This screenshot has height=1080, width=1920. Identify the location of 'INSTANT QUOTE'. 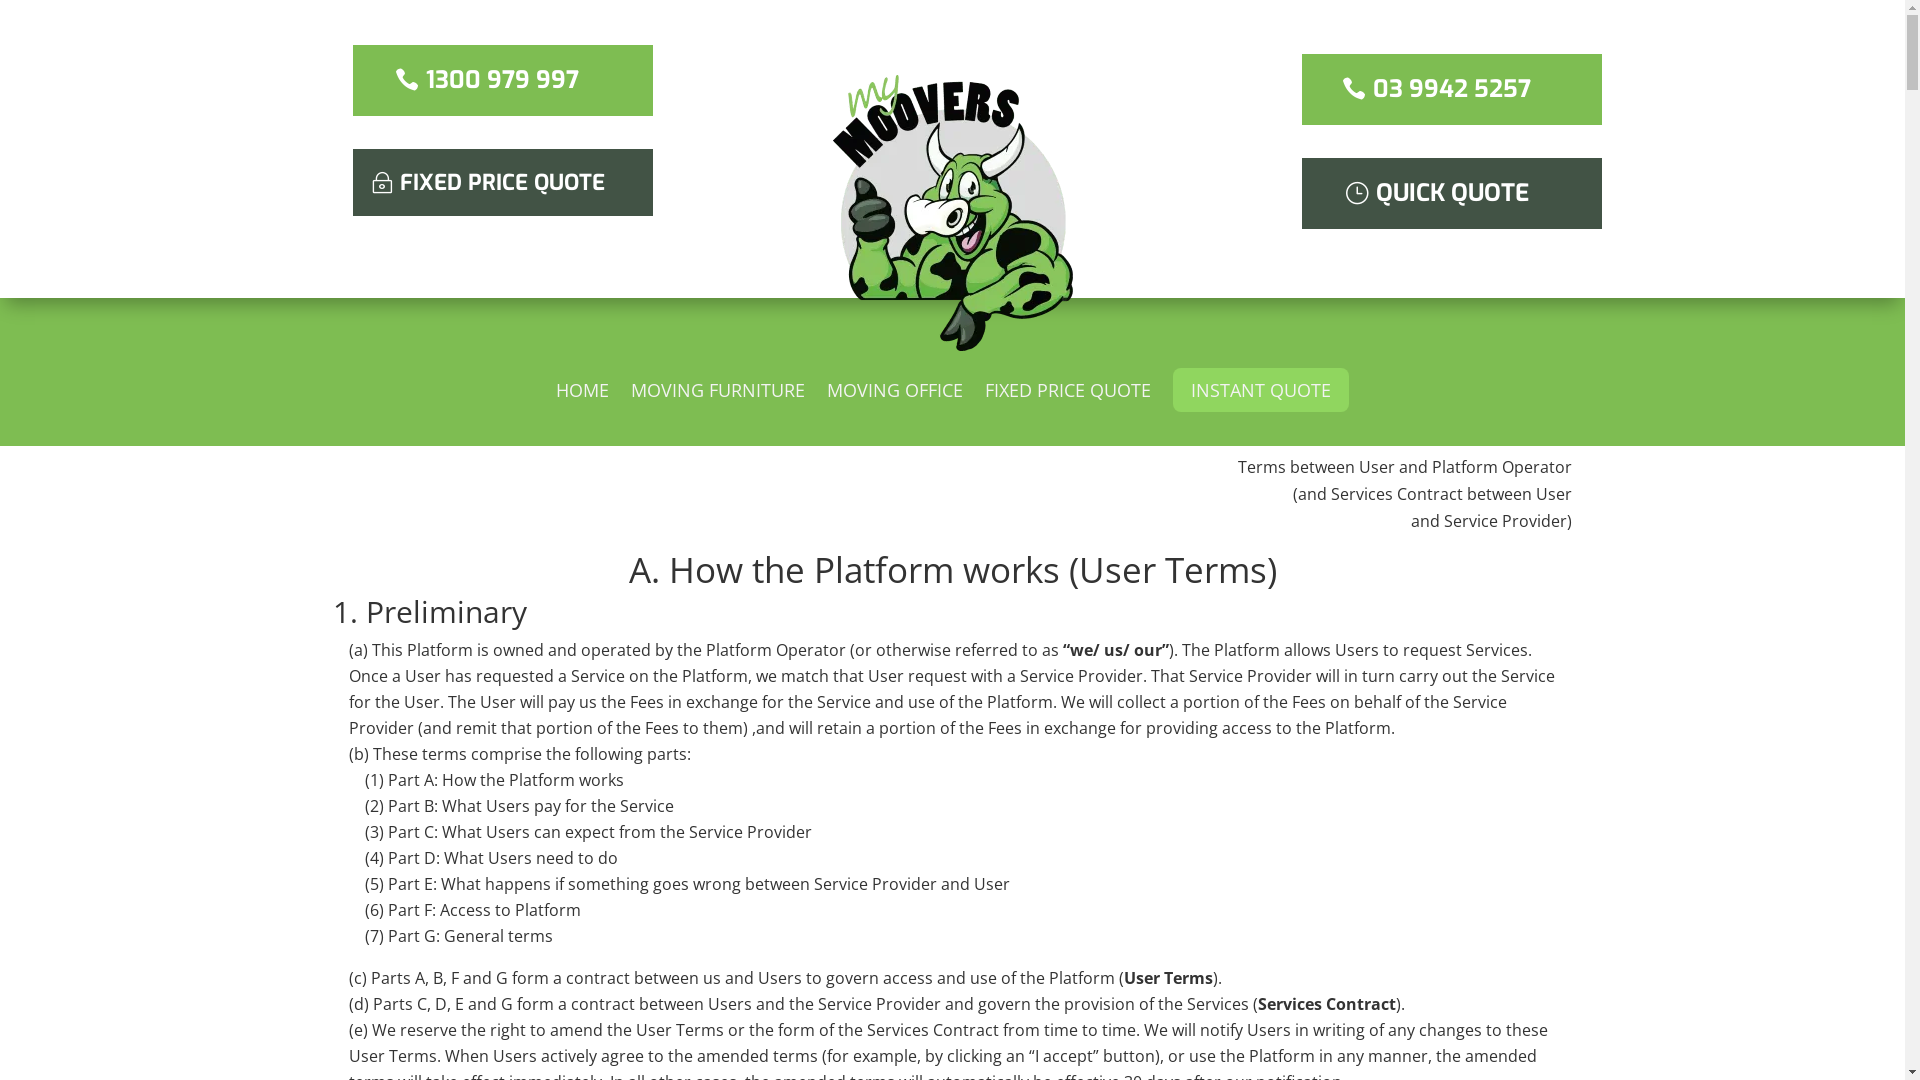
(1260, 389).